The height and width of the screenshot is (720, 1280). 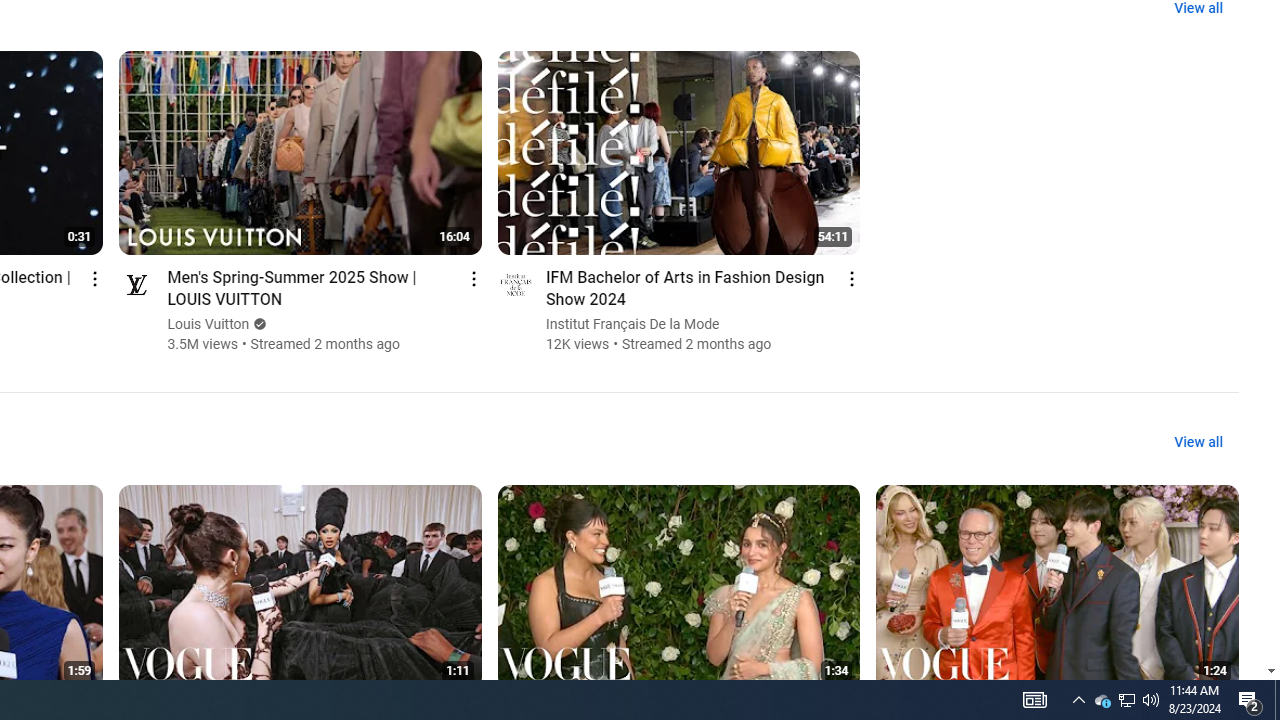 What do you see at coordinates (257, 323) in the screenshot?
I see `'Verified'` at bounding box center [257, 323].